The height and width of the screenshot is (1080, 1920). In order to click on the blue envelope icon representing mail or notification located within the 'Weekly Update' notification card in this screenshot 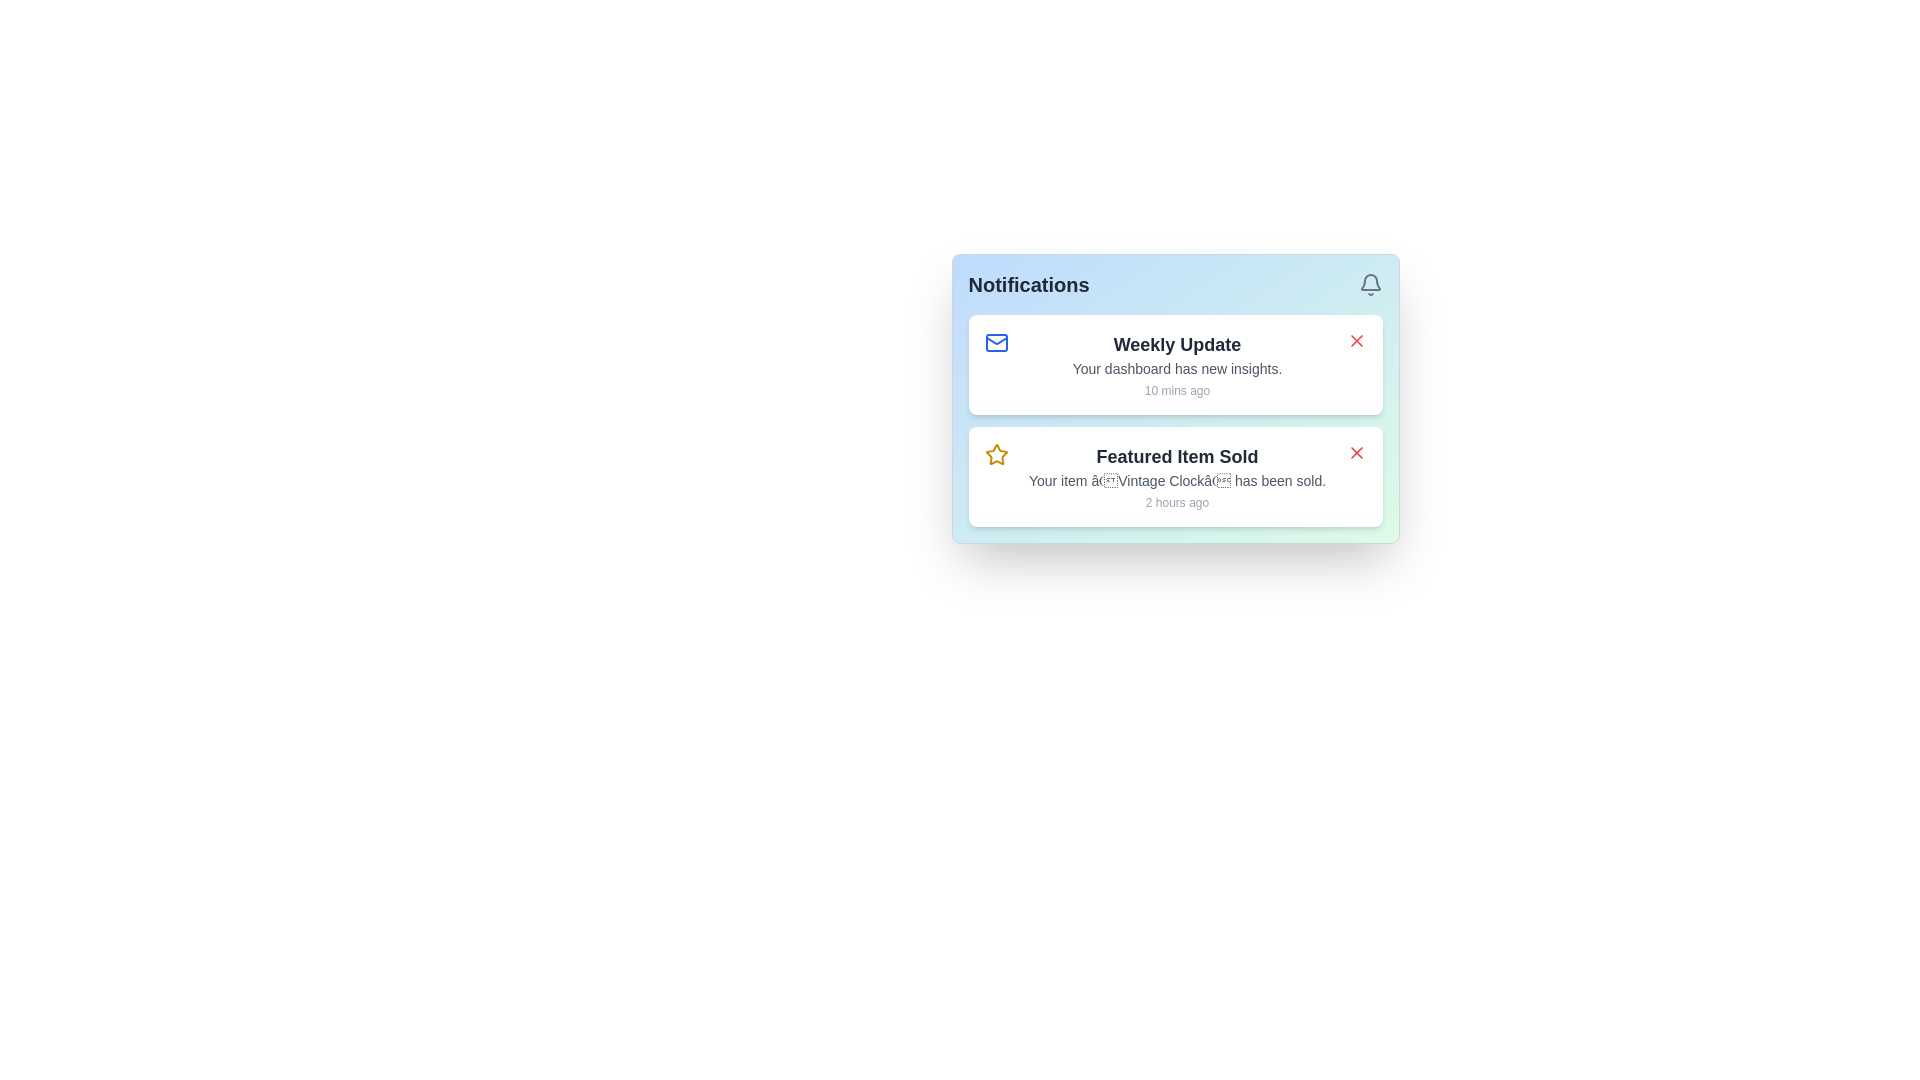, I will do `click(996, 342)`.